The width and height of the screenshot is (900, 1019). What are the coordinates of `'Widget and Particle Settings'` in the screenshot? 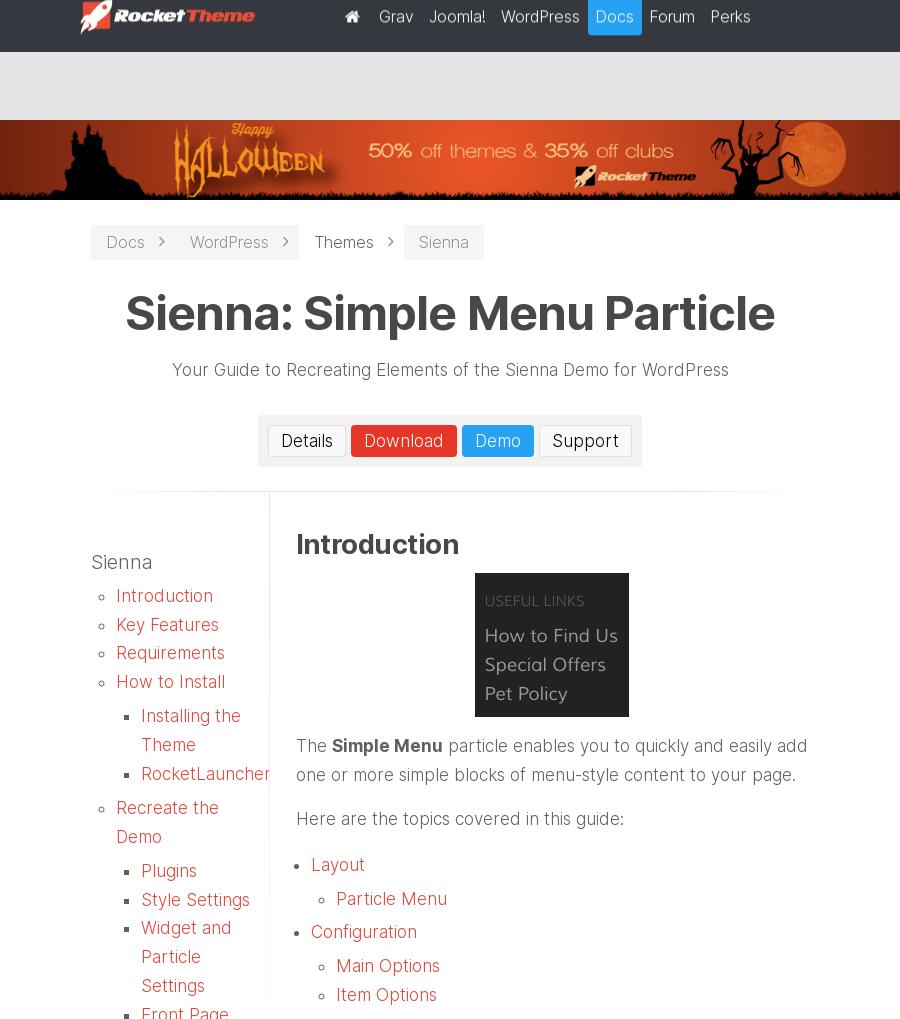 It's located at (186, 956).